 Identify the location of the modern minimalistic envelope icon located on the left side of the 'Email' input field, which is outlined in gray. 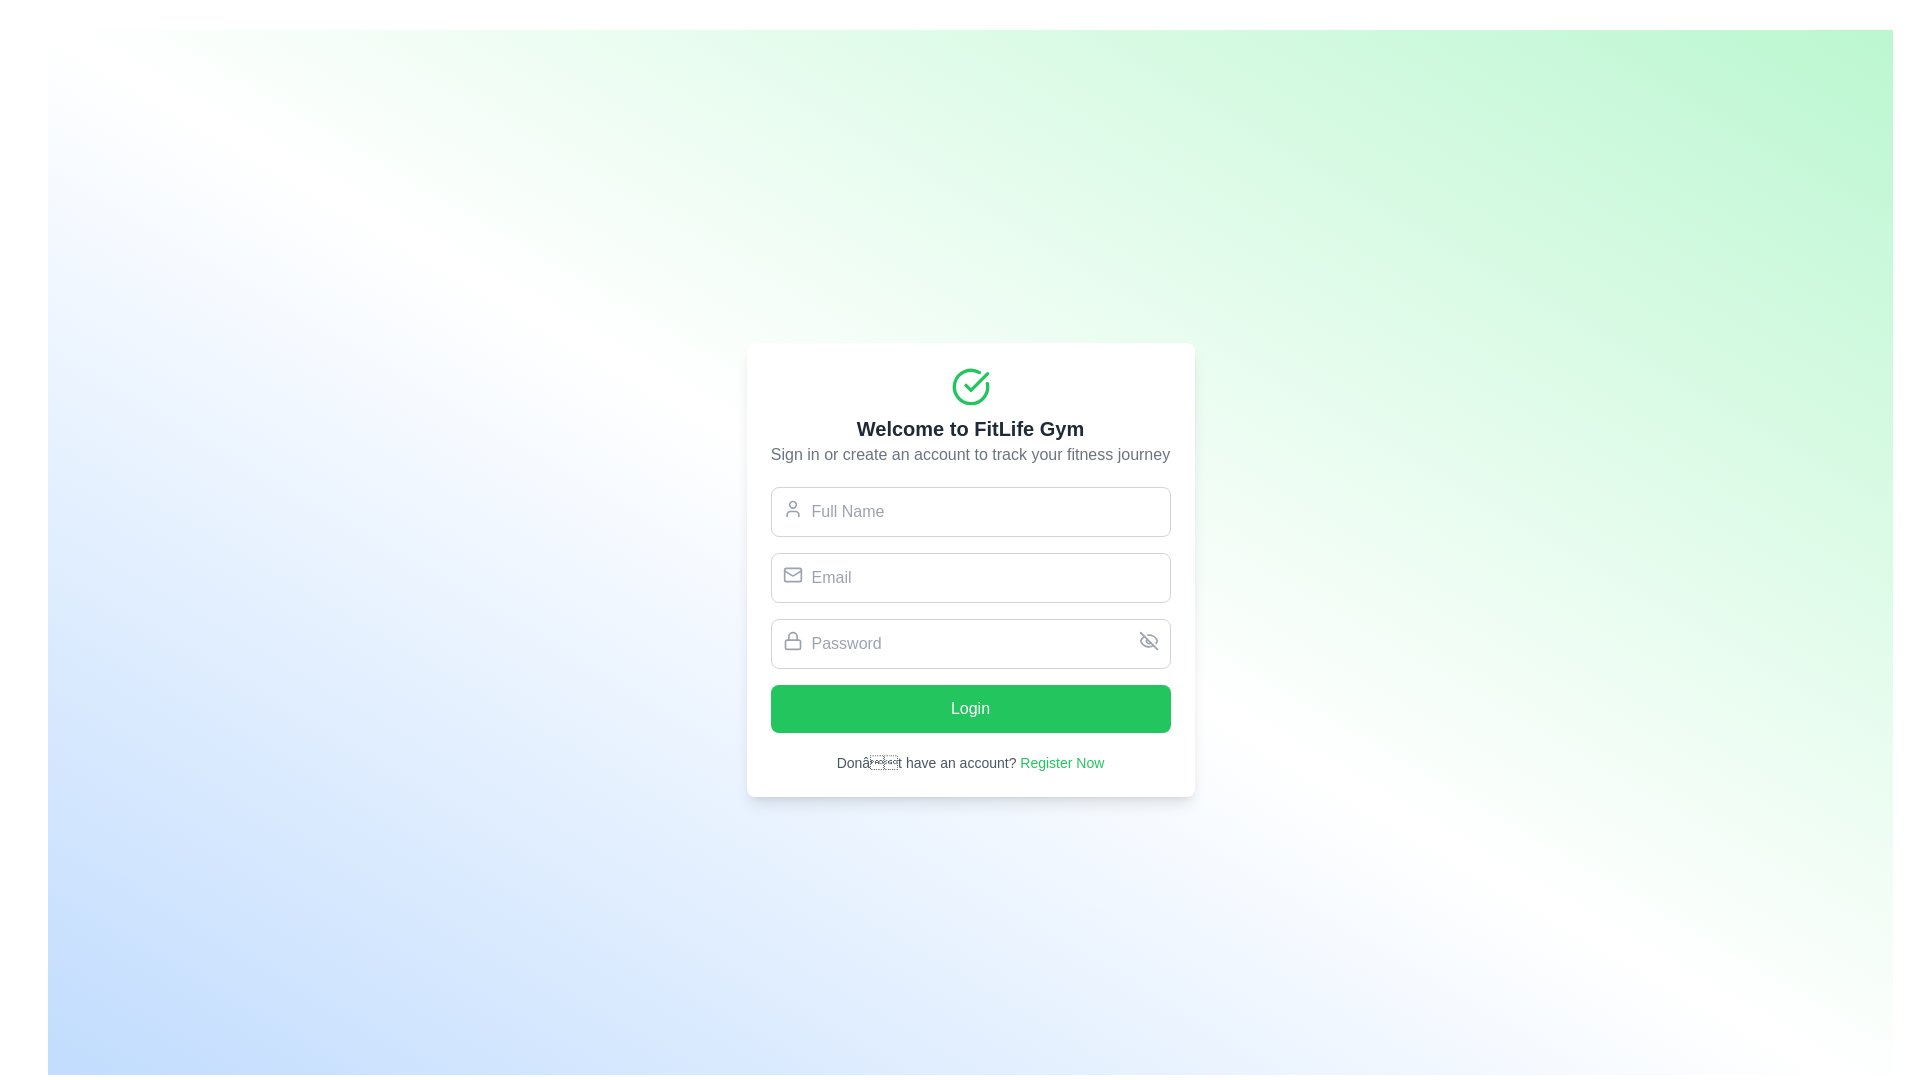
(791, 574).